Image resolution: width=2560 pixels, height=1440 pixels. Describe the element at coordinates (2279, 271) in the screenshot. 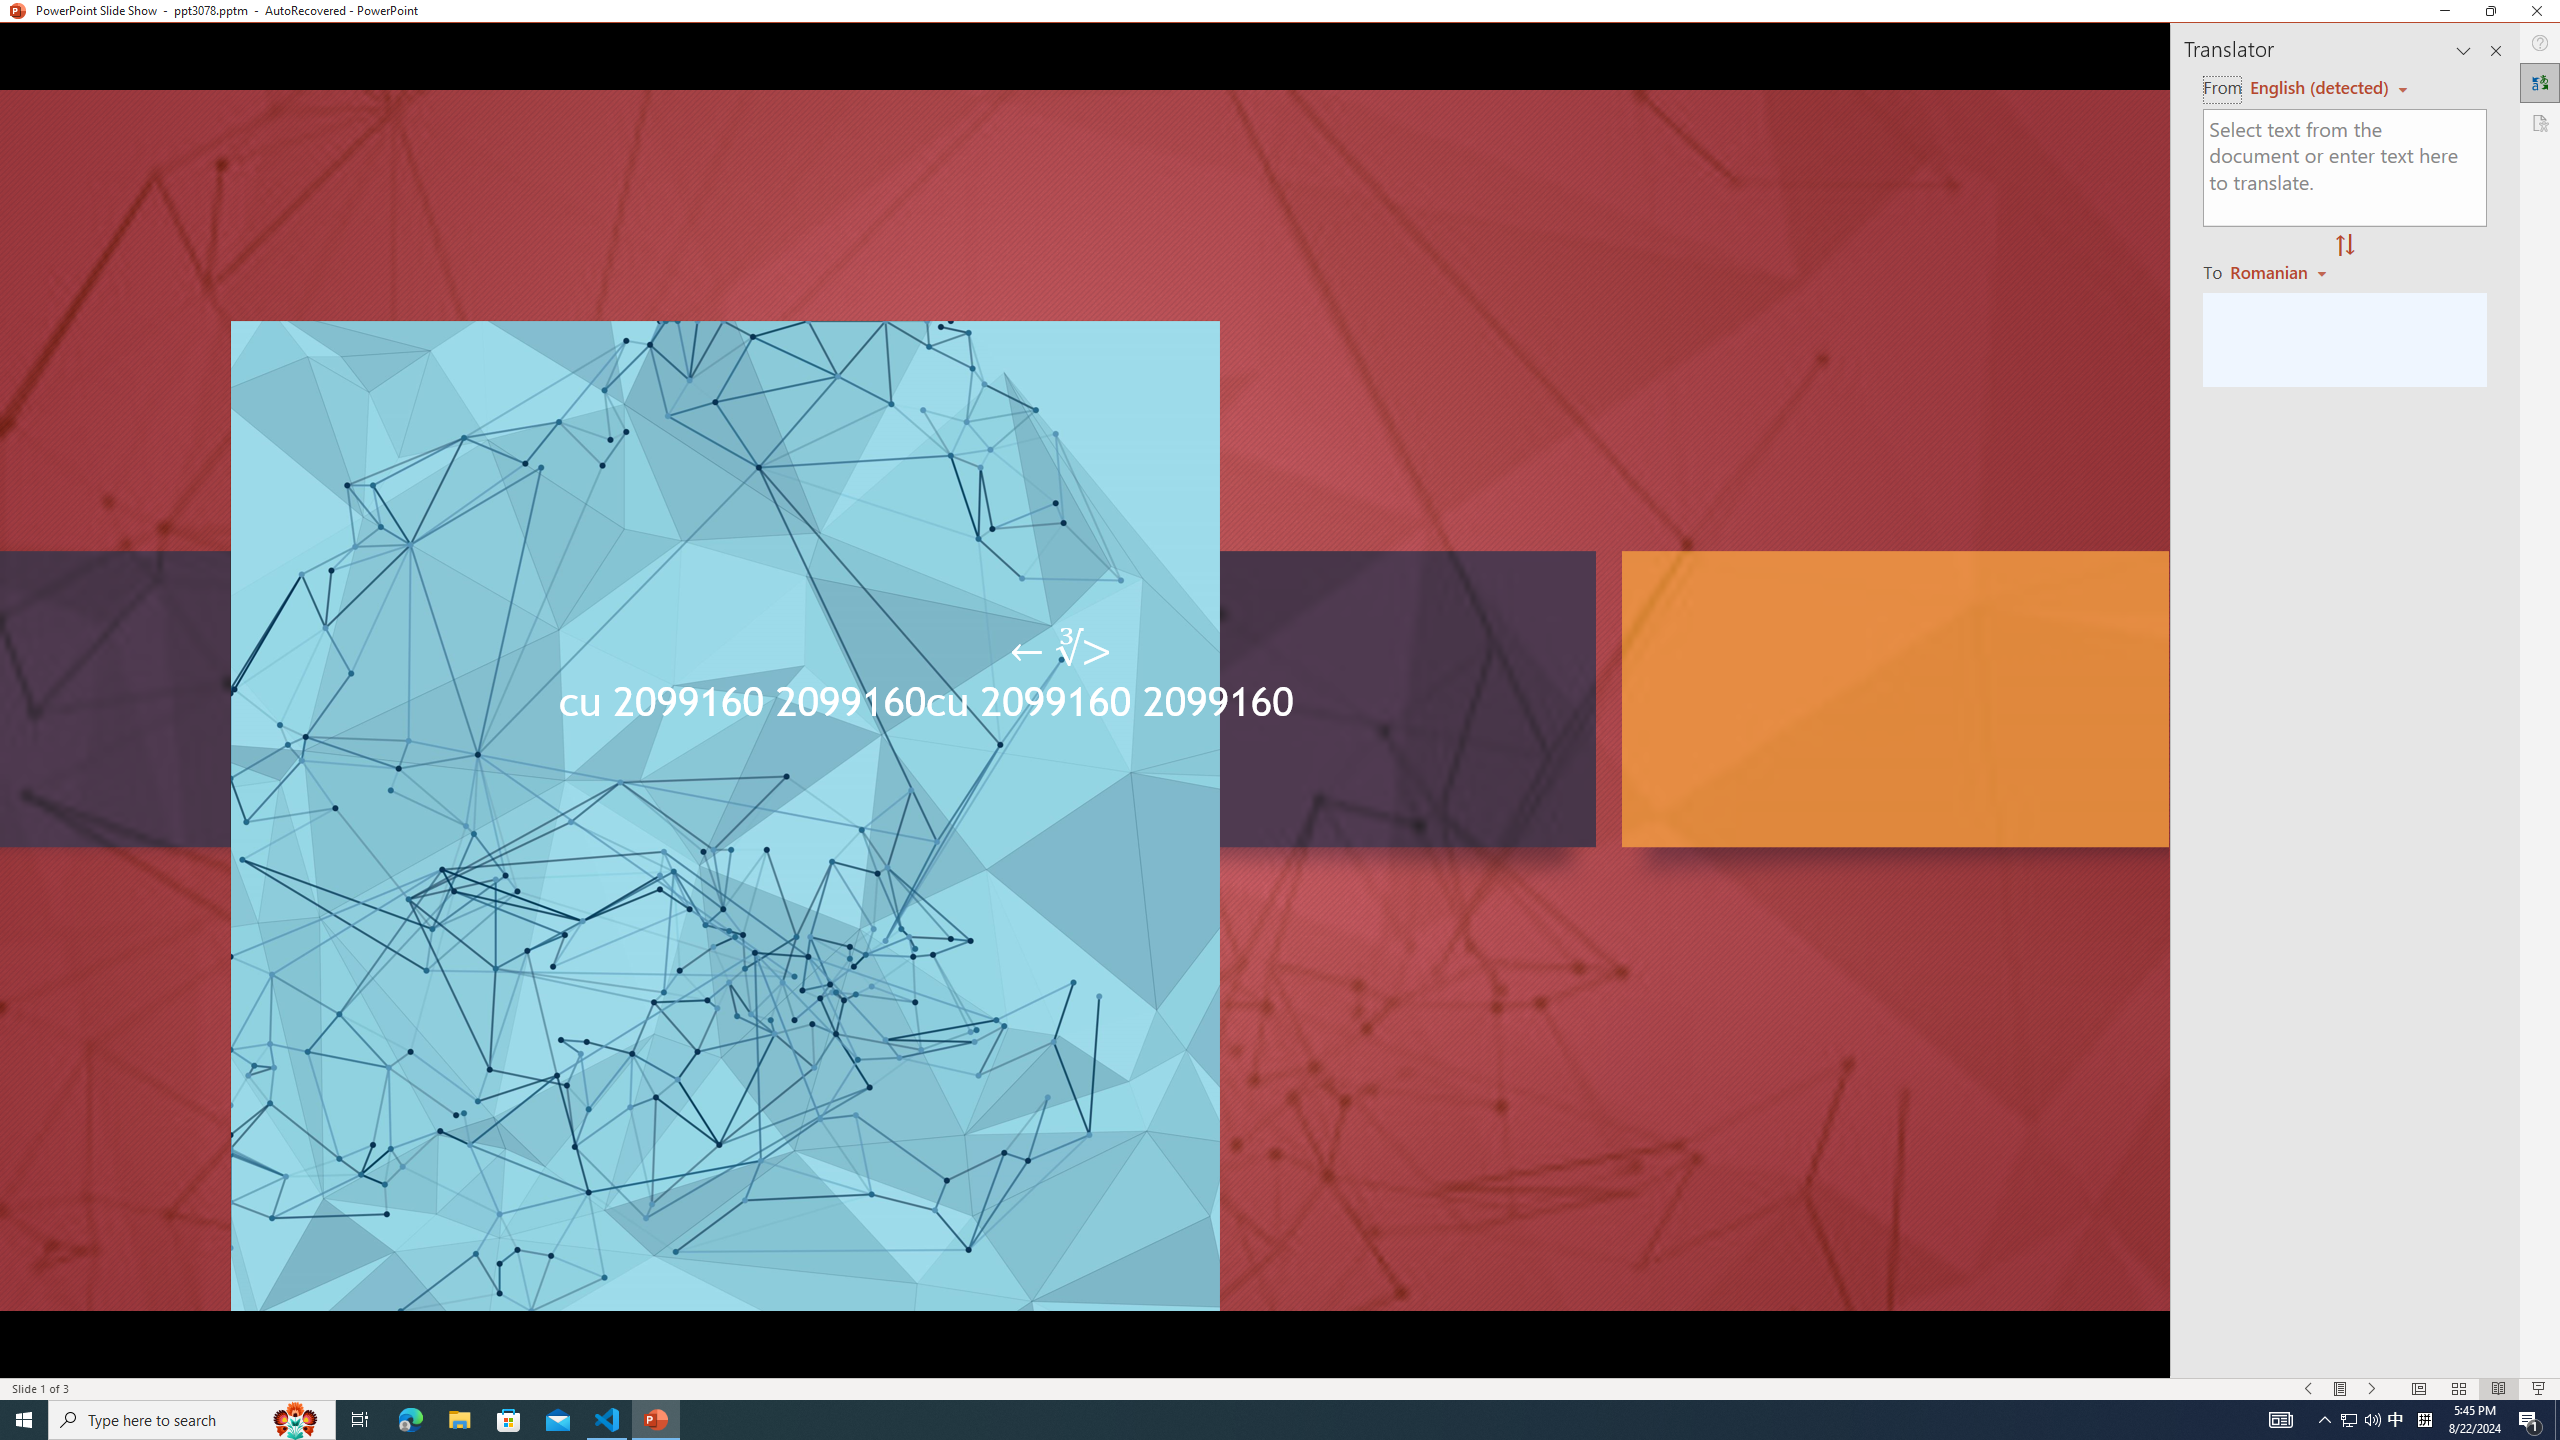

I see `'Romanian'` at that location.